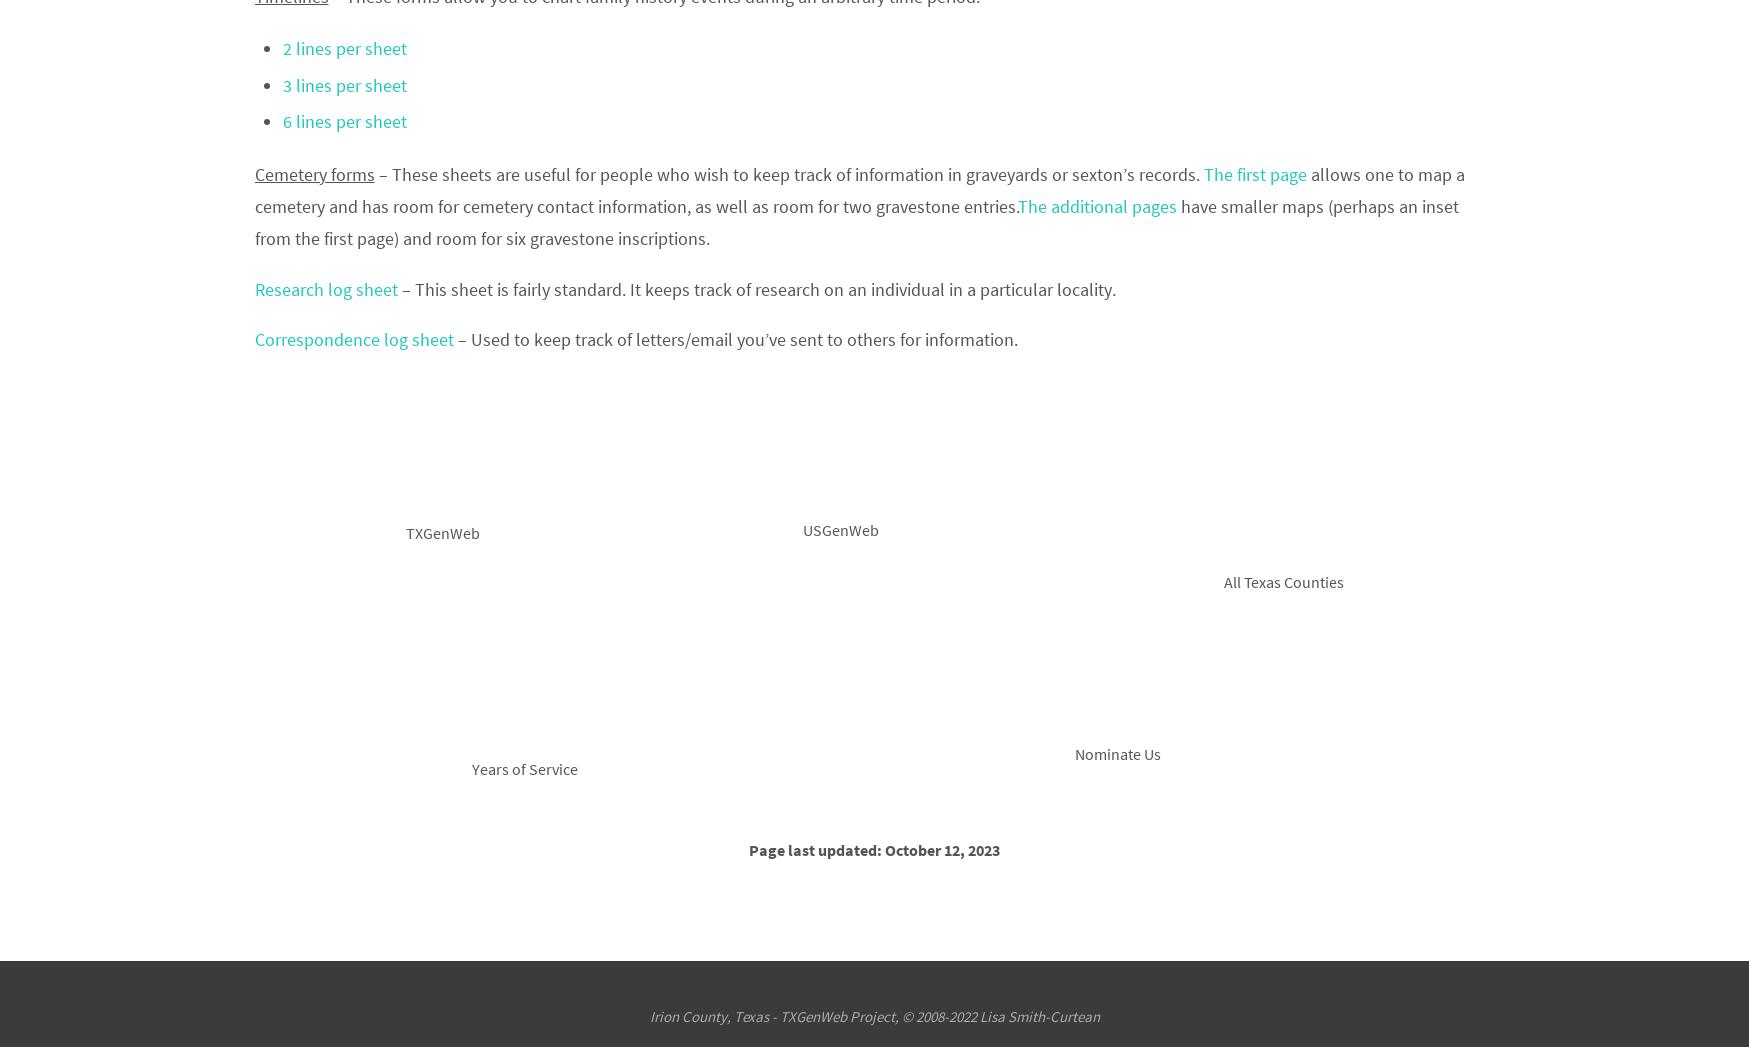  I want to click on 'Page last updated: October 12, 2023', so click(748, 849).